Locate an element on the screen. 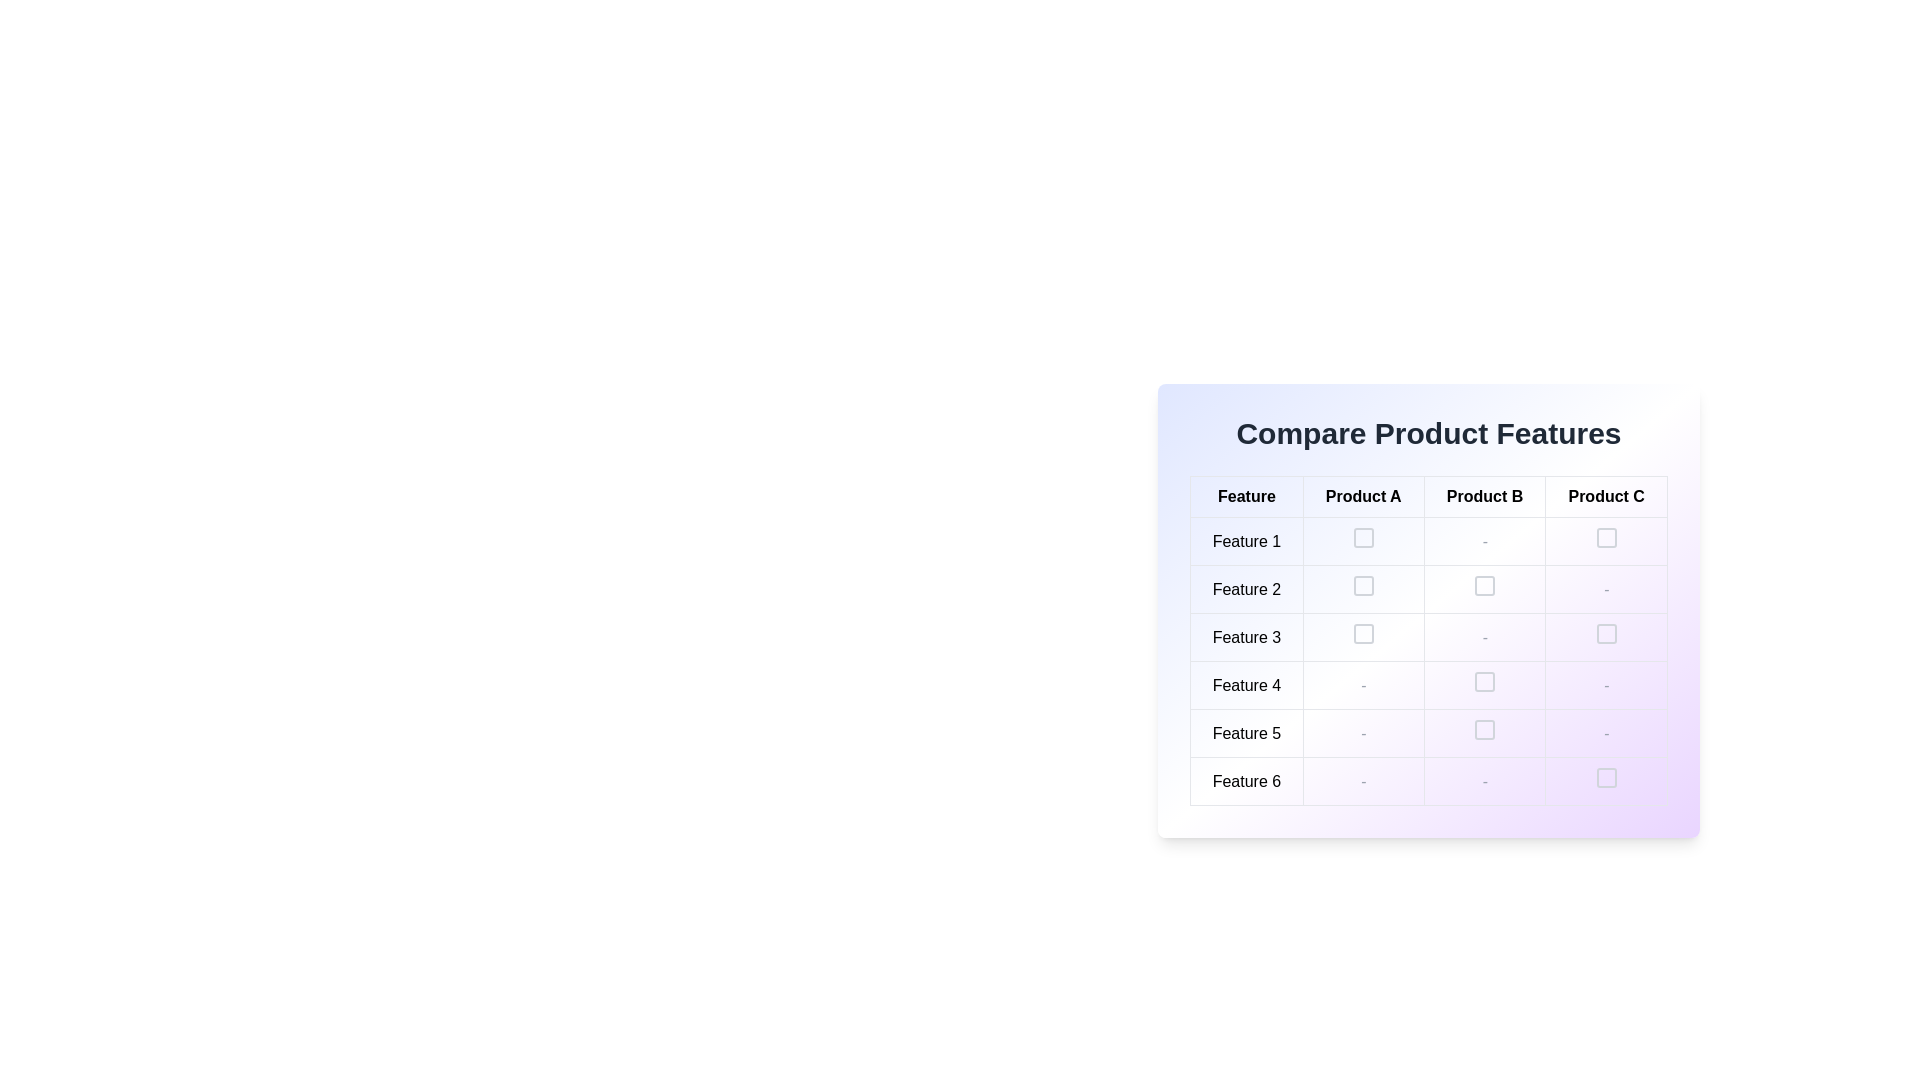 Image resolution: width=1920 pixels, height=1080 pixels. the interactive checkbox under 'Product A' for 'Feature 1' to interact via keyboard is located at coordinates (1362, 536).